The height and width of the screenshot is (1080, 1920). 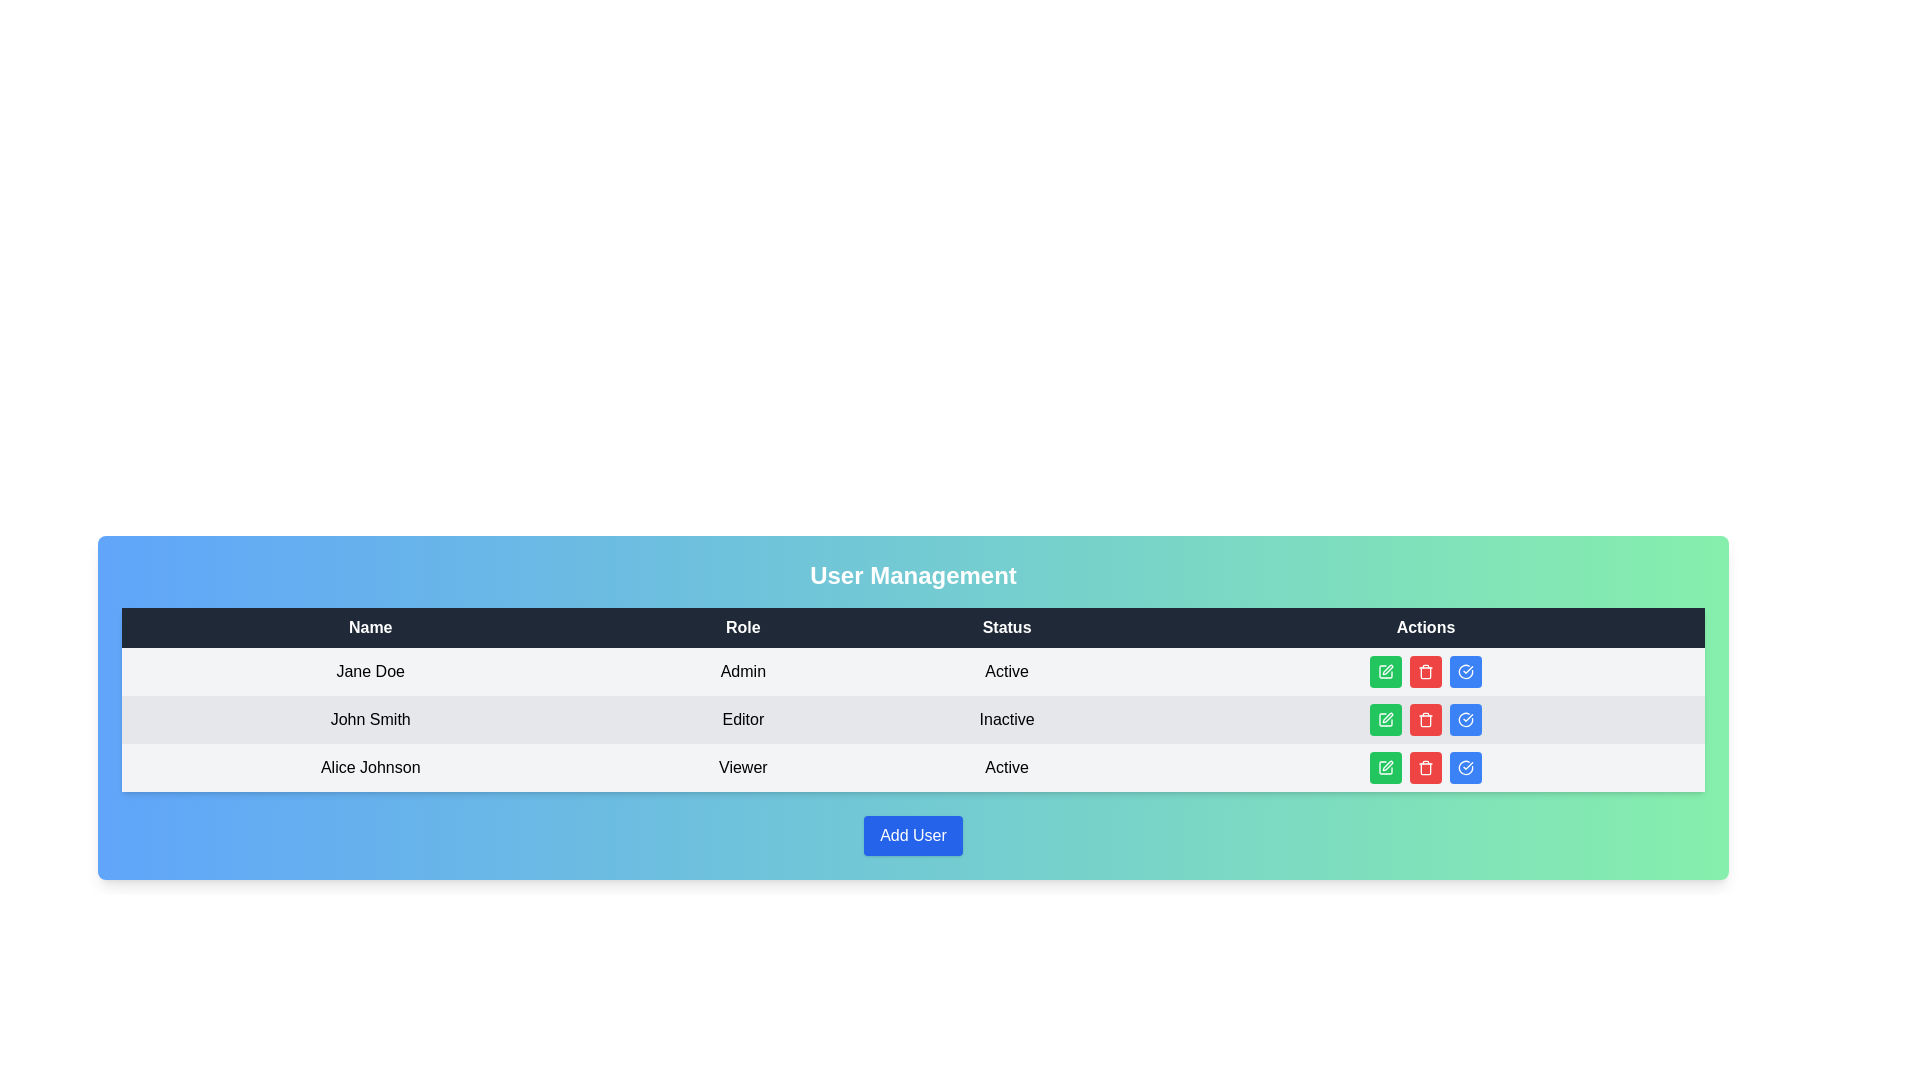 What do you see at coordinates (1385, 720) in the screenshot?
I see `the first action button in the second row of the 'Actions' column in the user management table` at bounding box center [1385, 720].